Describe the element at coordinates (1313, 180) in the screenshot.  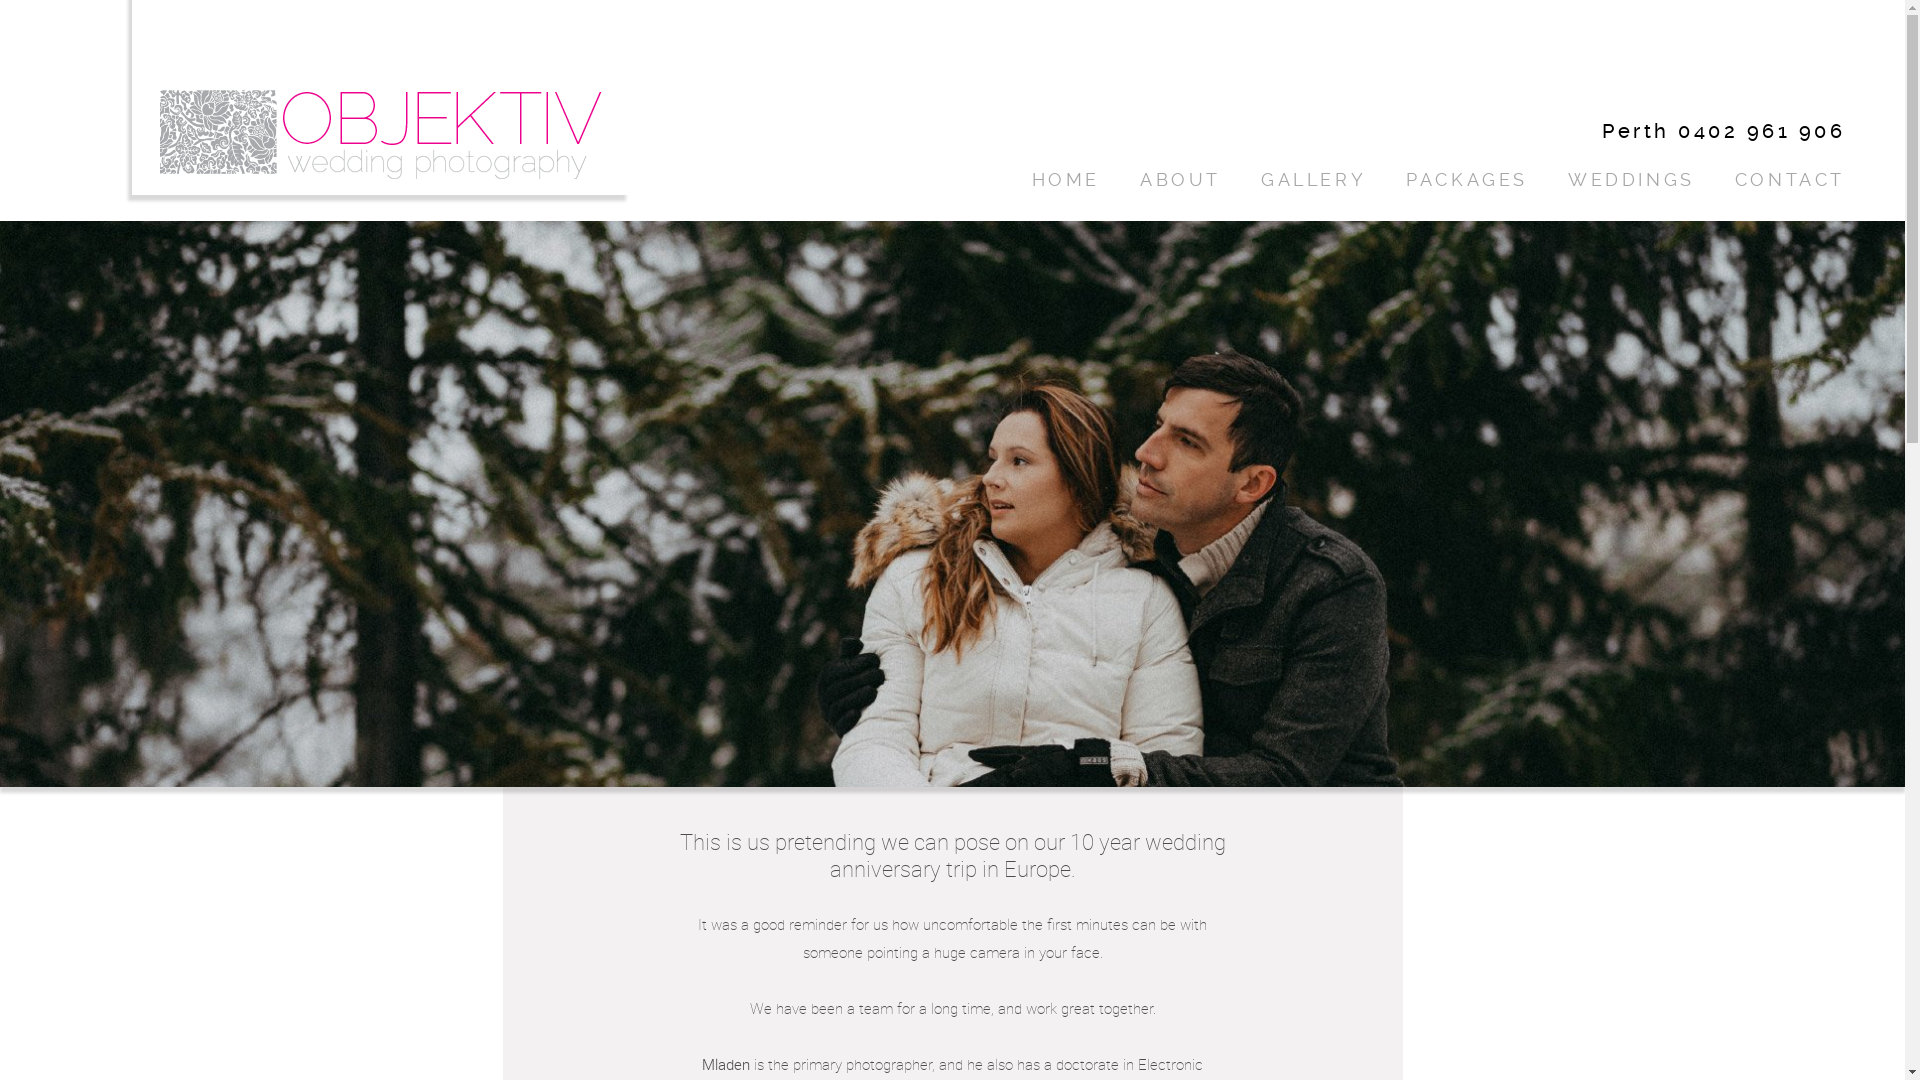
I see `'GALLERY'` at that location.